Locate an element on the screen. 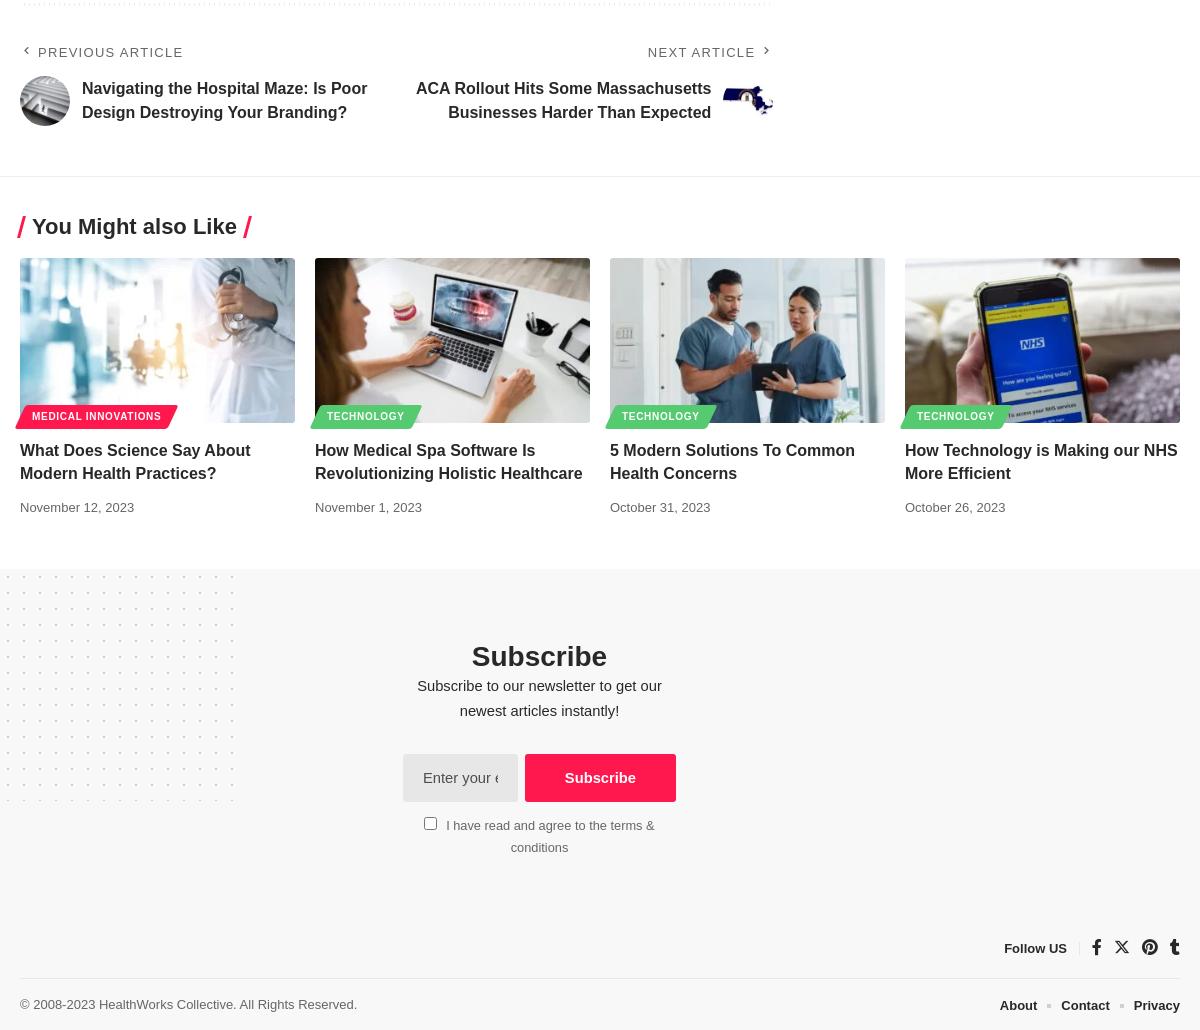 This screenshot has width=1200, height=1030. 'Subscribe to our newsletter to get our newest articles instantly!' is located at coordinates (538, 698).